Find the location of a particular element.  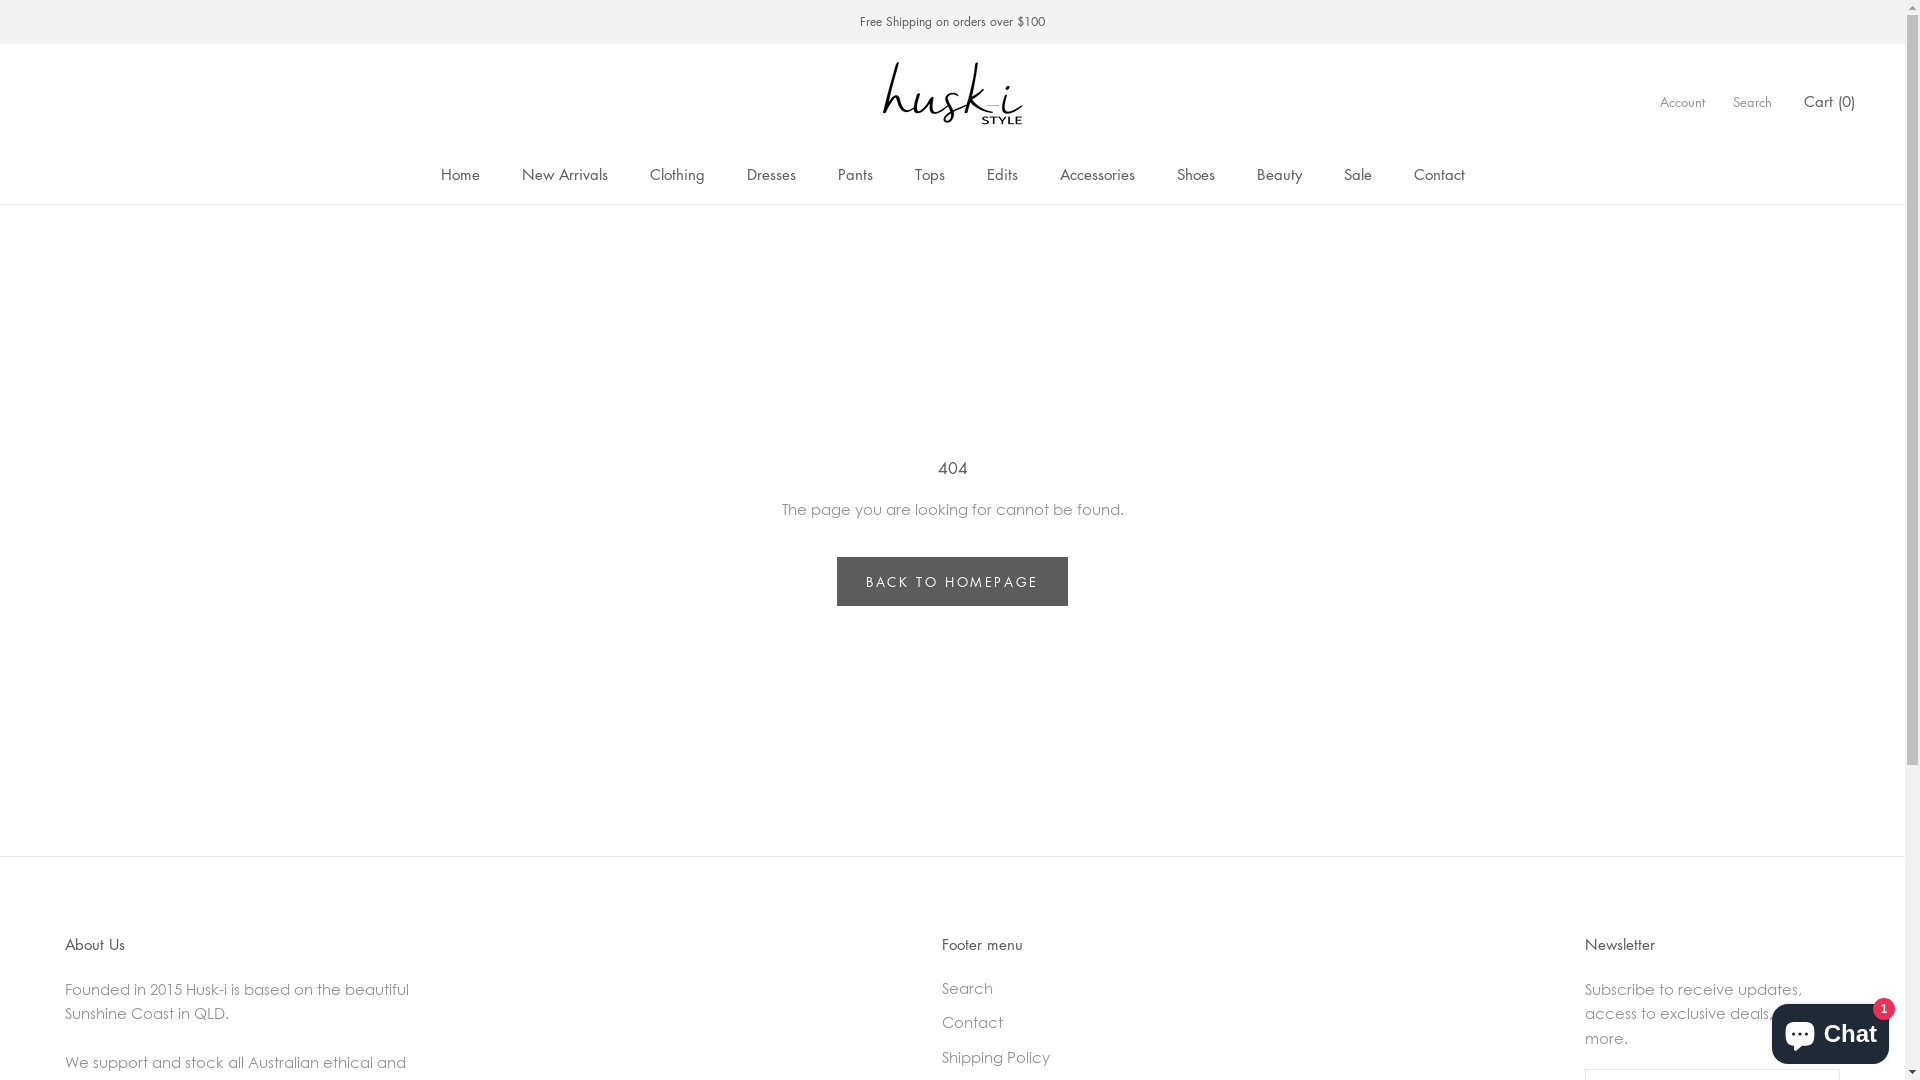

'Contact' is located at coordinates (1000, 1022).